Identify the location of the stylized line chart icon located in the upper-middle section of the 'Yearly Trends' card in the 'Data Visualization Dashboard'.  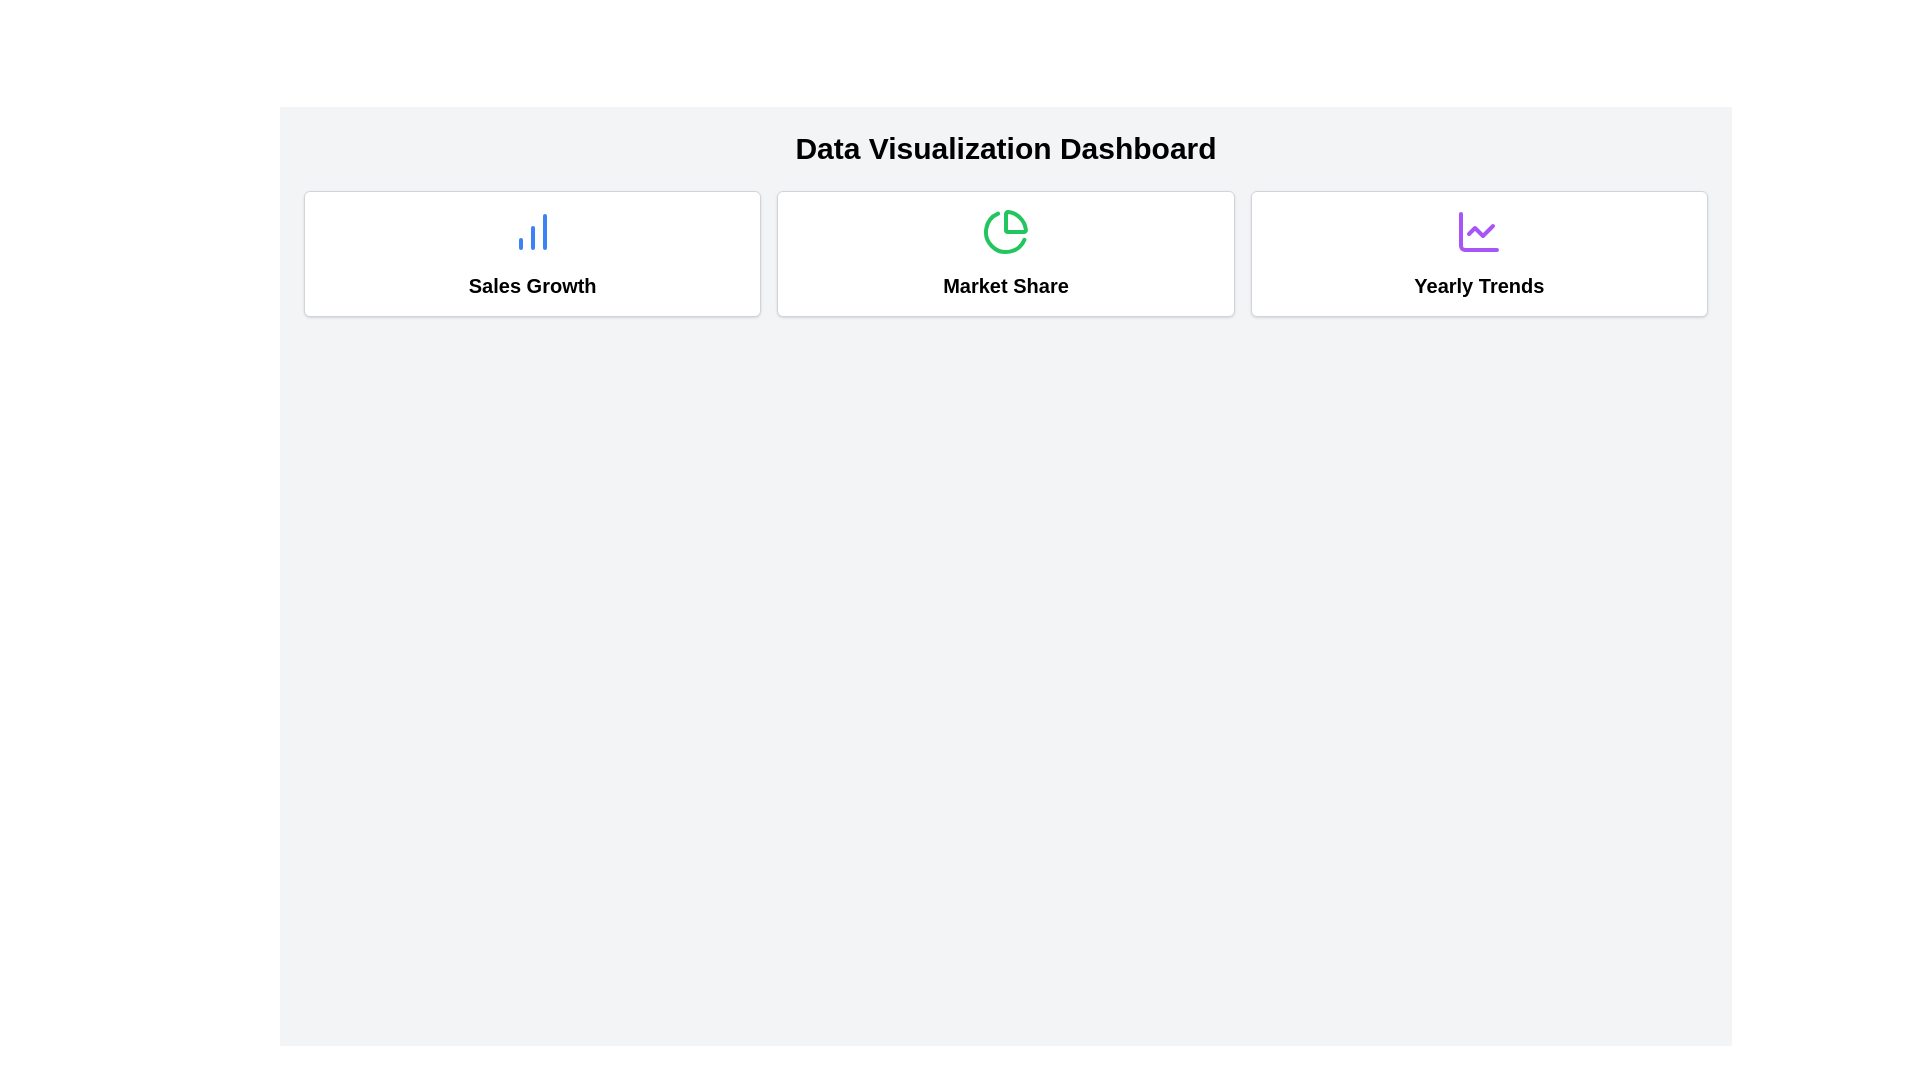
(1479, 230).